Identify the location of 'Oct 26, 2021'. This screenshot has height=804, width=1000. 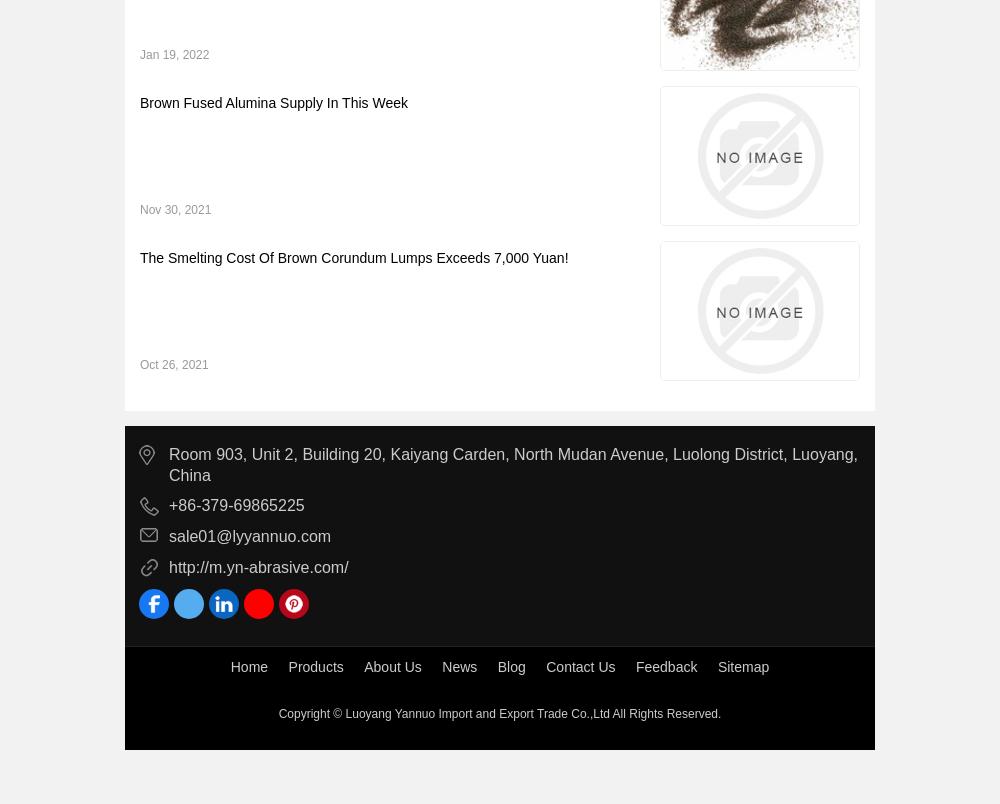
(174, 362).